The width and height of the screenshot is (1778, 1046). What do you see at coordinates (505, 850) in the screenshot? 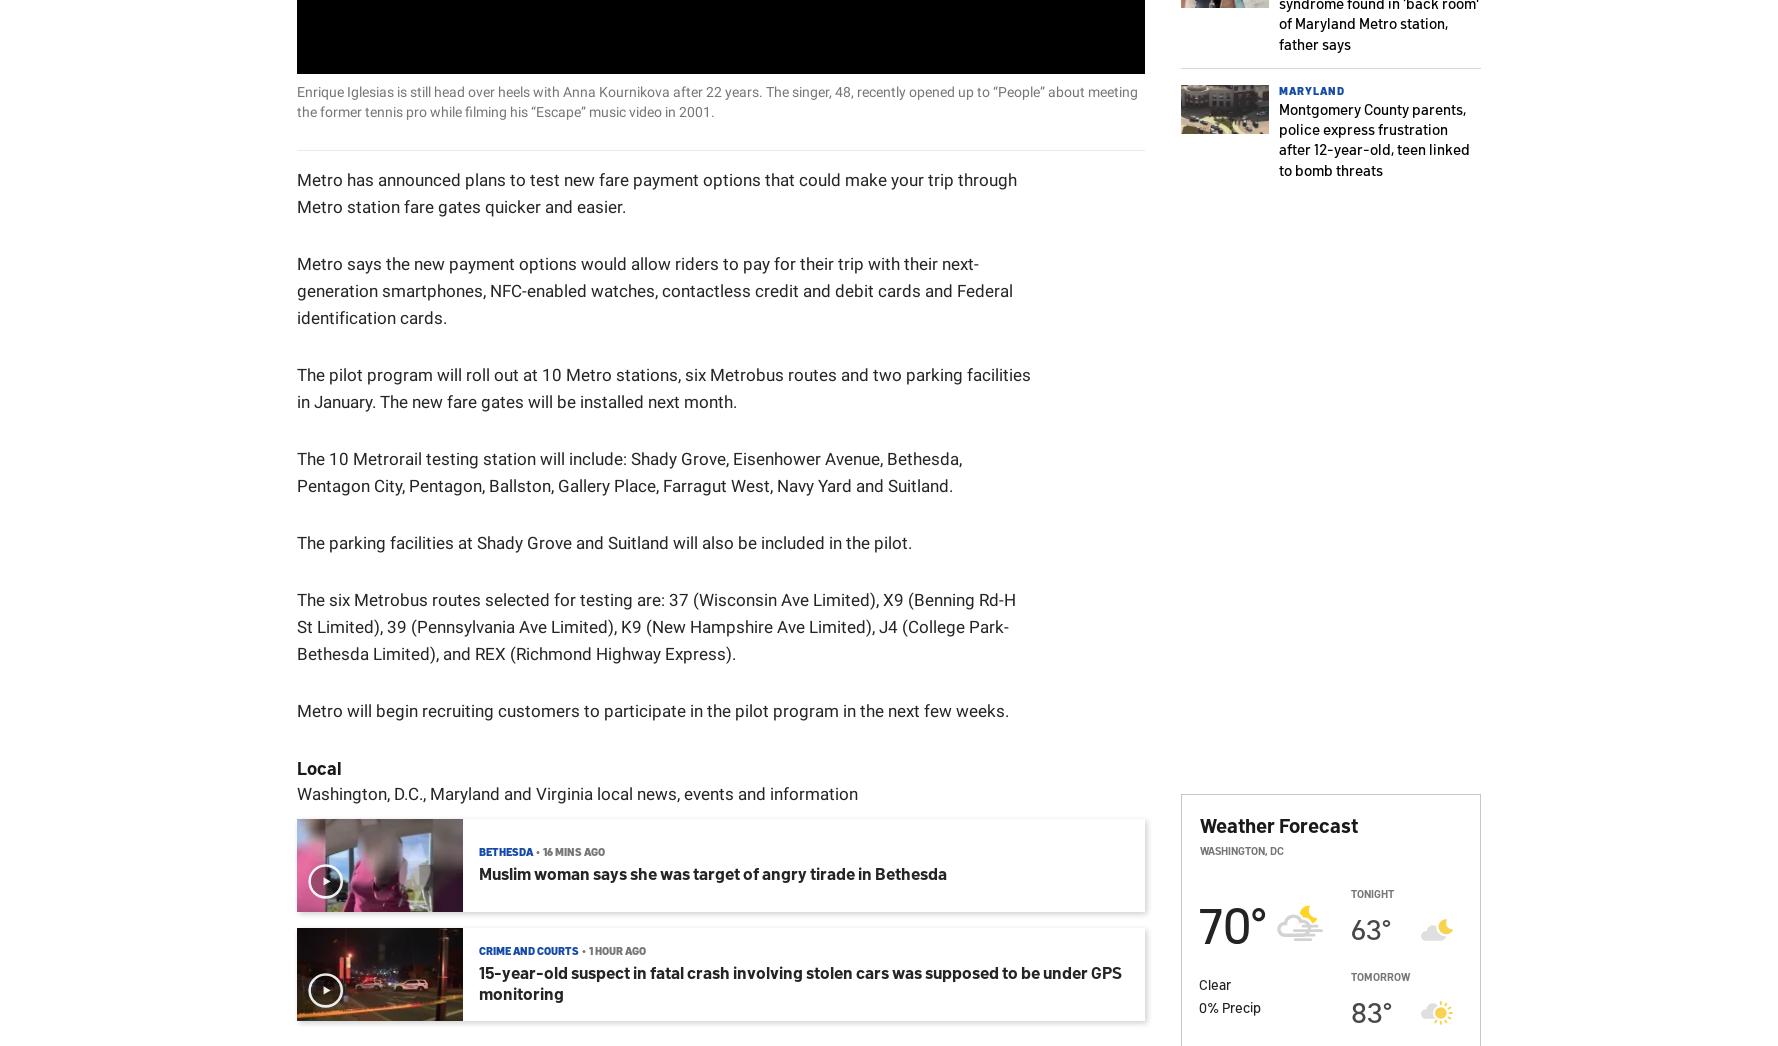
I see `'Bethesda'` at bounding box center [505, 850].